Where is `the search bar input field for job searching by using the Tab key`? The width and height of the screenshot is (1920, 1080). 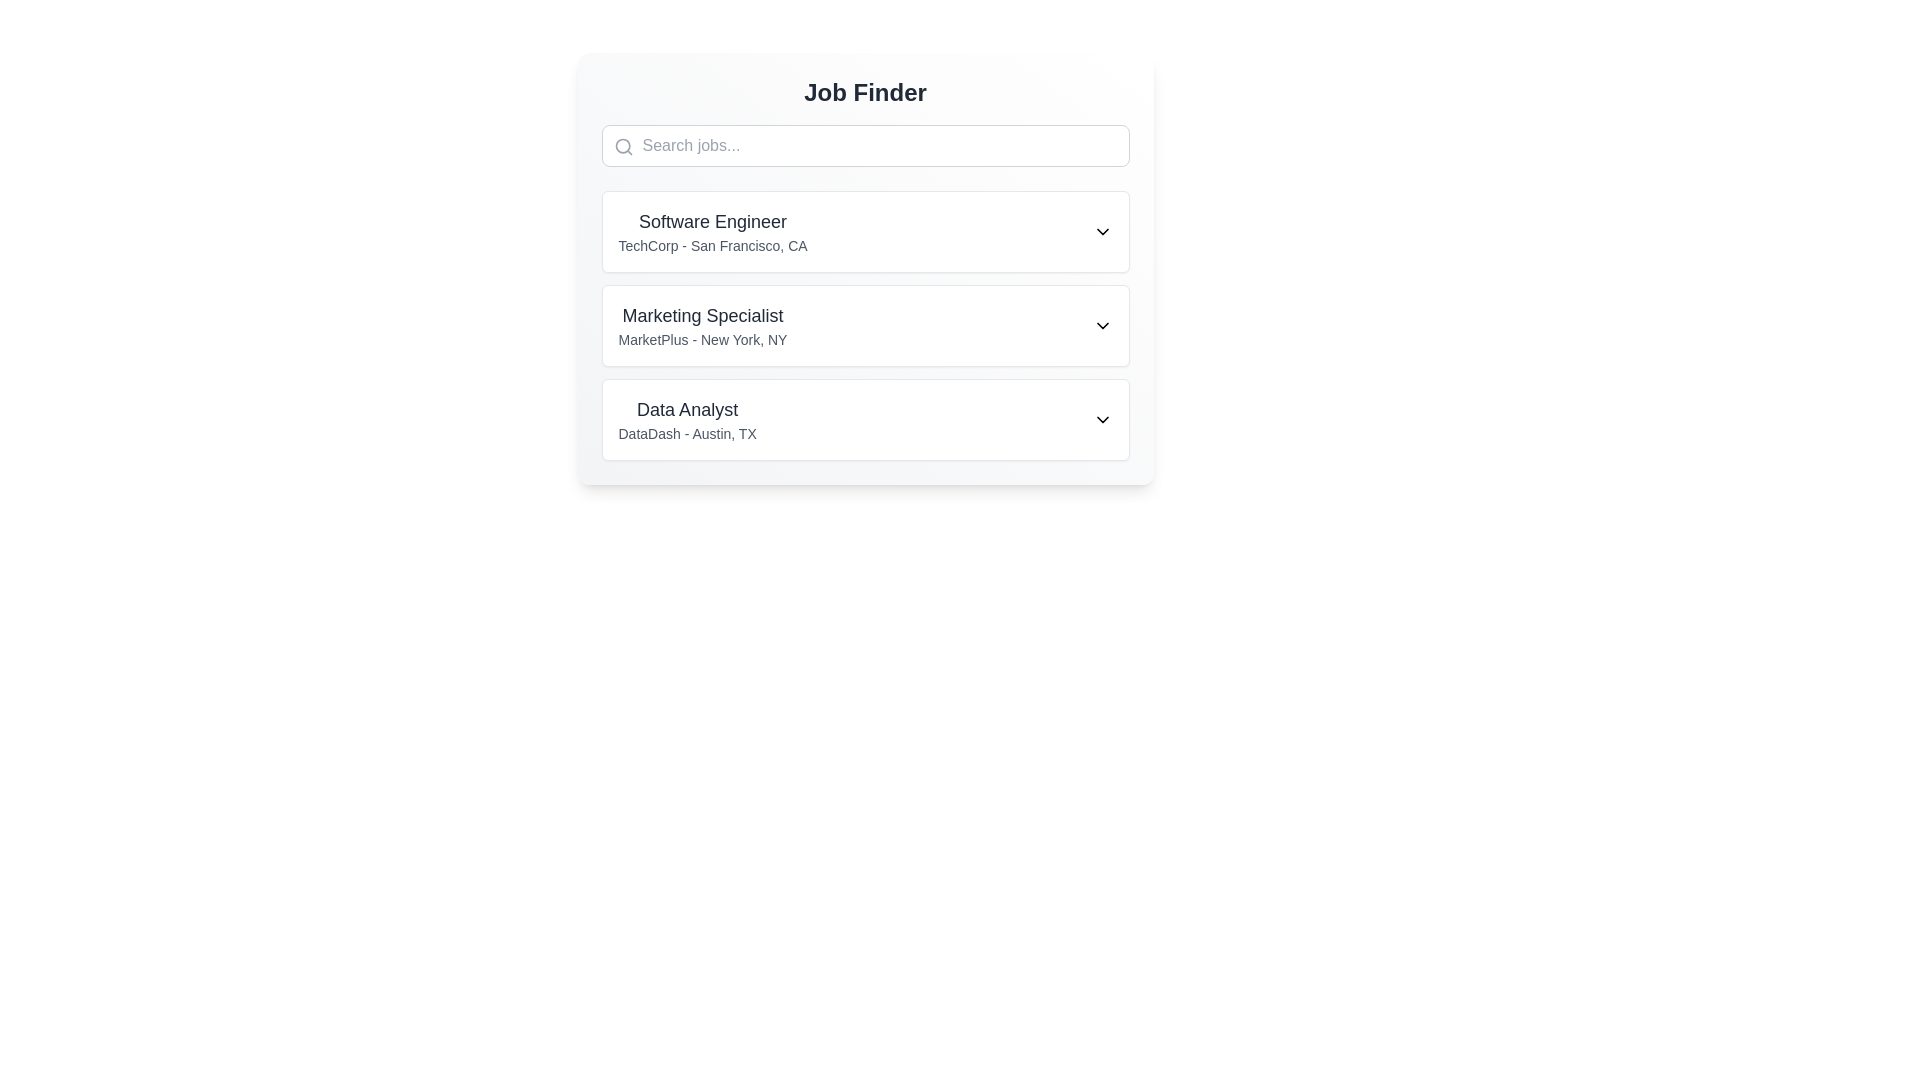
the search bar input field for job searching by using the Tab key is located at coordinates (865, 145).